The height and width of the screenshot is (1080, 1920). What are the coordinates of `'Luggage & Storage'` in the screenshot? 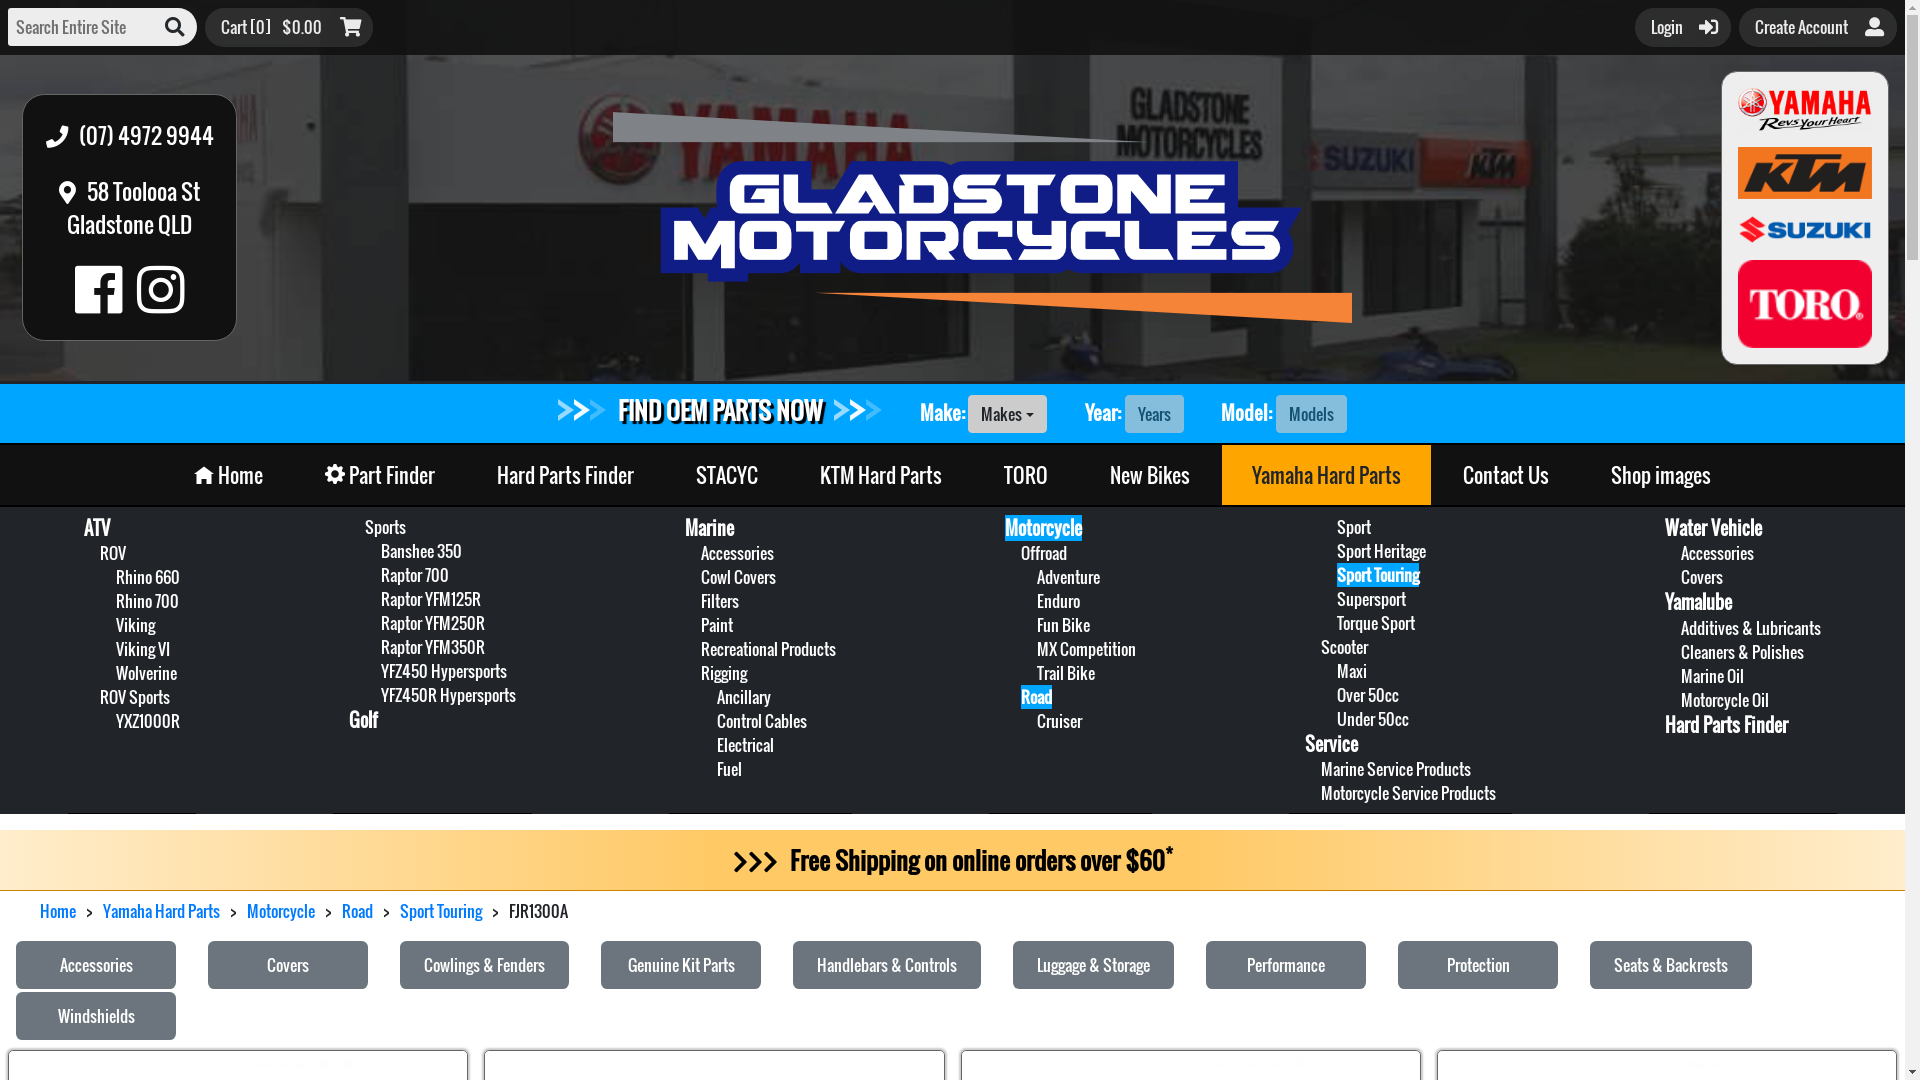 It's located at (1092, 963).